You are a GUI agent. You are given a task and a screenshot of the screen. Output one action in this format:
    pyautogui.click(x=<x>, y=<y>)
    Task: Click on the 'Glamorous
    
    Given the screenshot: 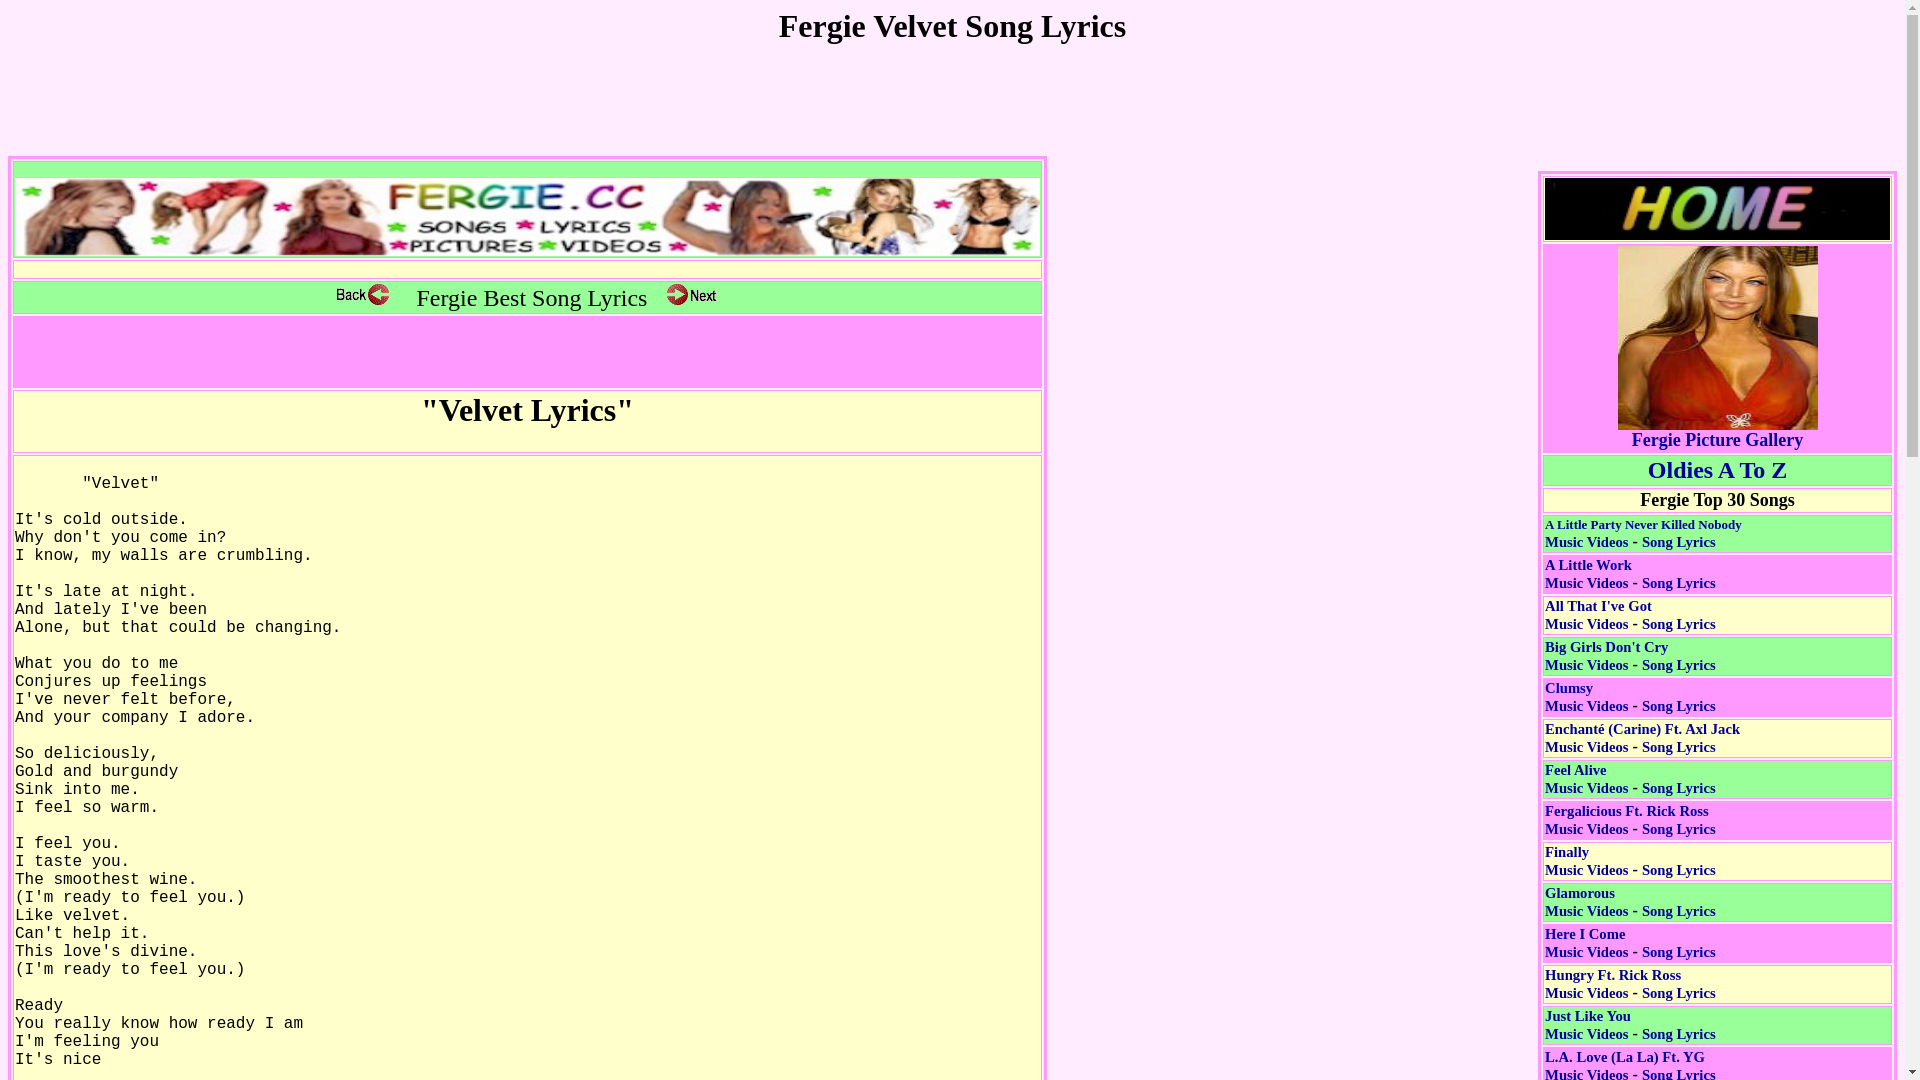 What is the action you would take?
    pyautogui.click(x=1585, y=902)
    